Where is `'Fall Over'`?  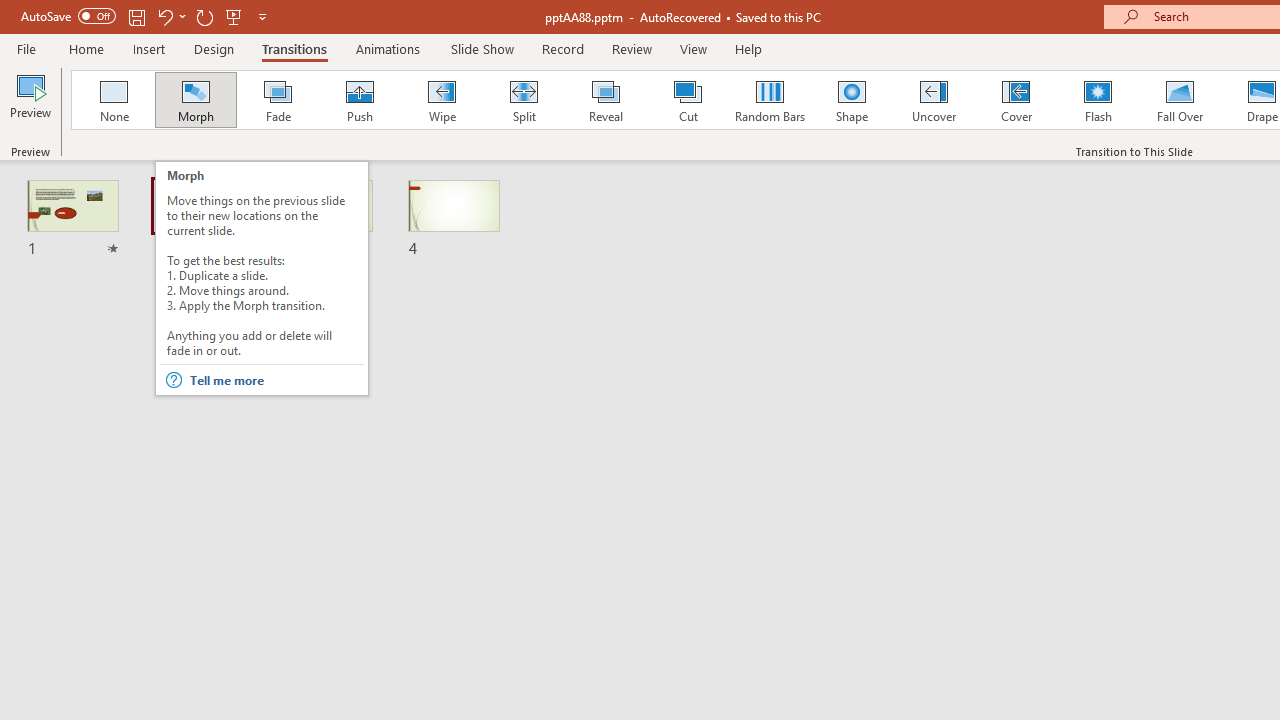
'Fall Over' is located at coordinates (1180, 100).